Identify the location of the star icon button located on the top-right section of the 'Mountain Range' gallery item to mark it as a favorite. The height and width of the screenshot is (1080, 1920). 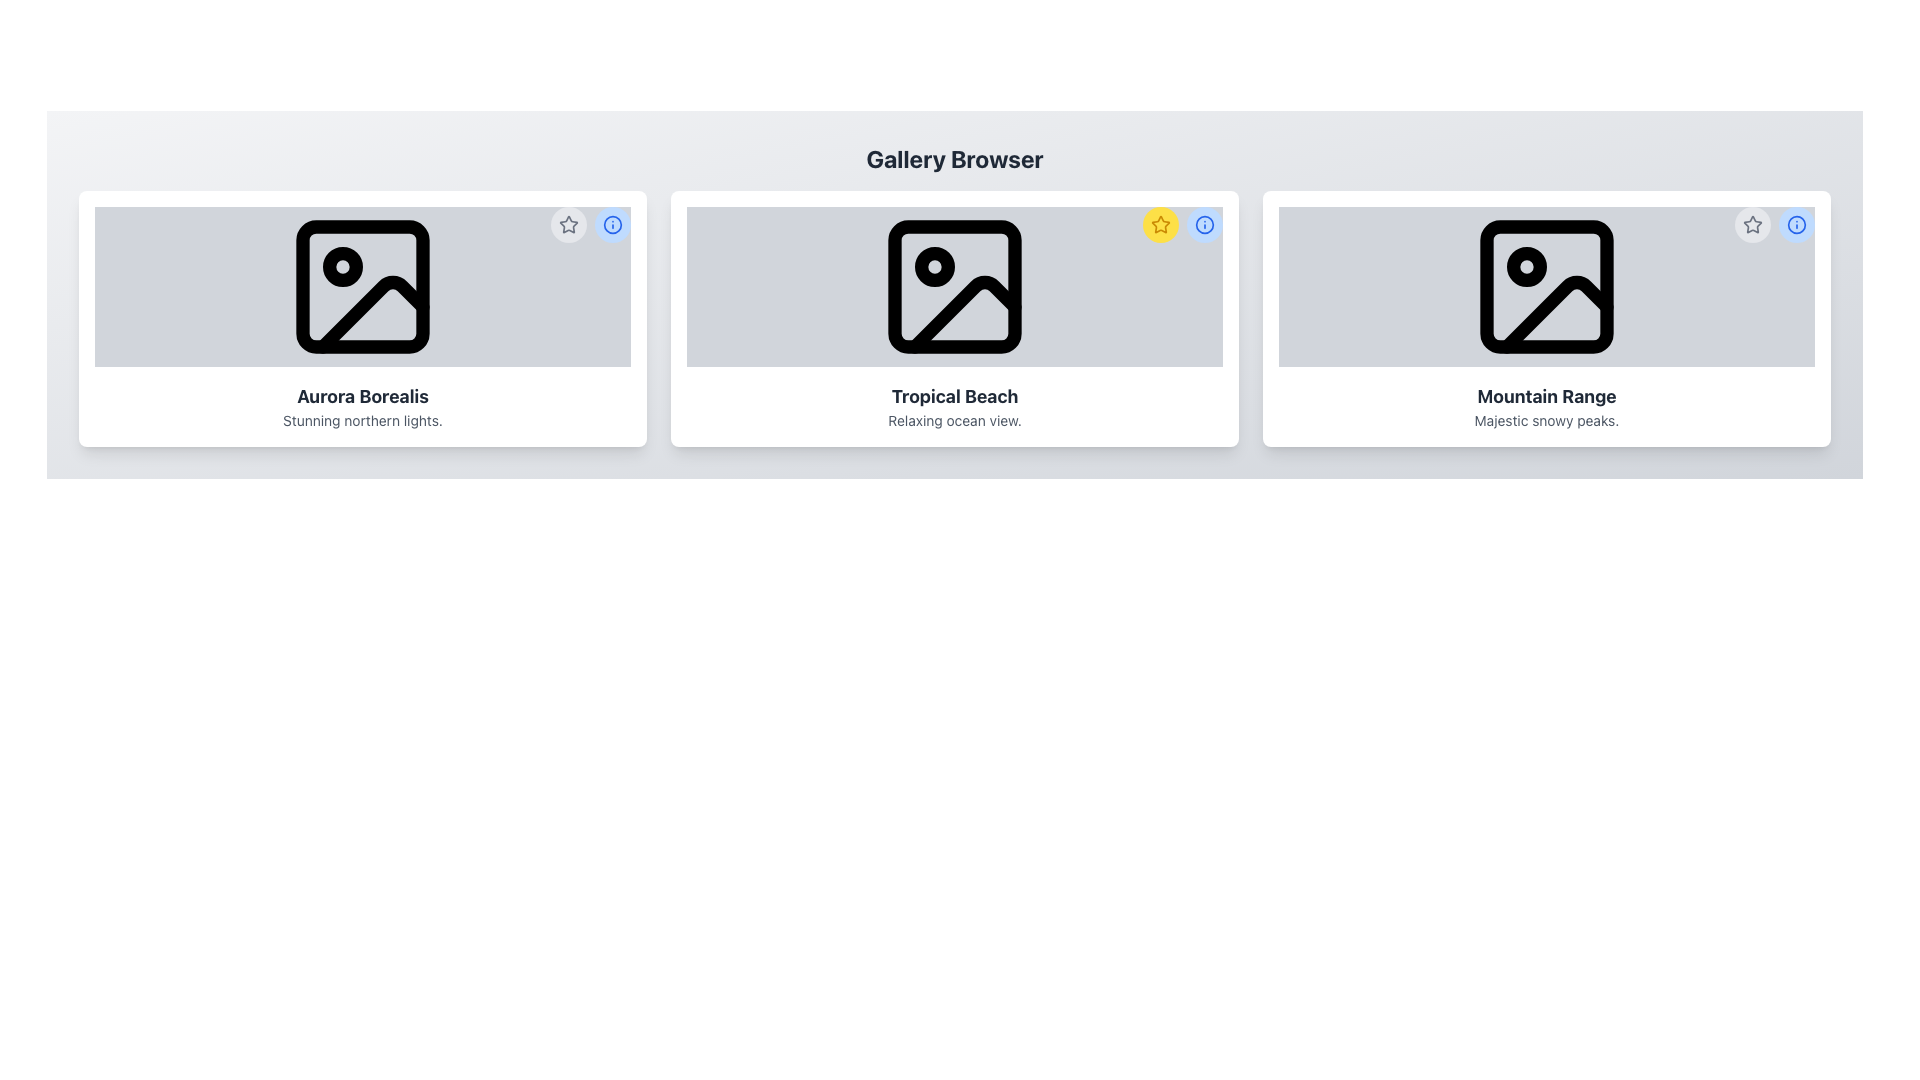
(1751, 223).